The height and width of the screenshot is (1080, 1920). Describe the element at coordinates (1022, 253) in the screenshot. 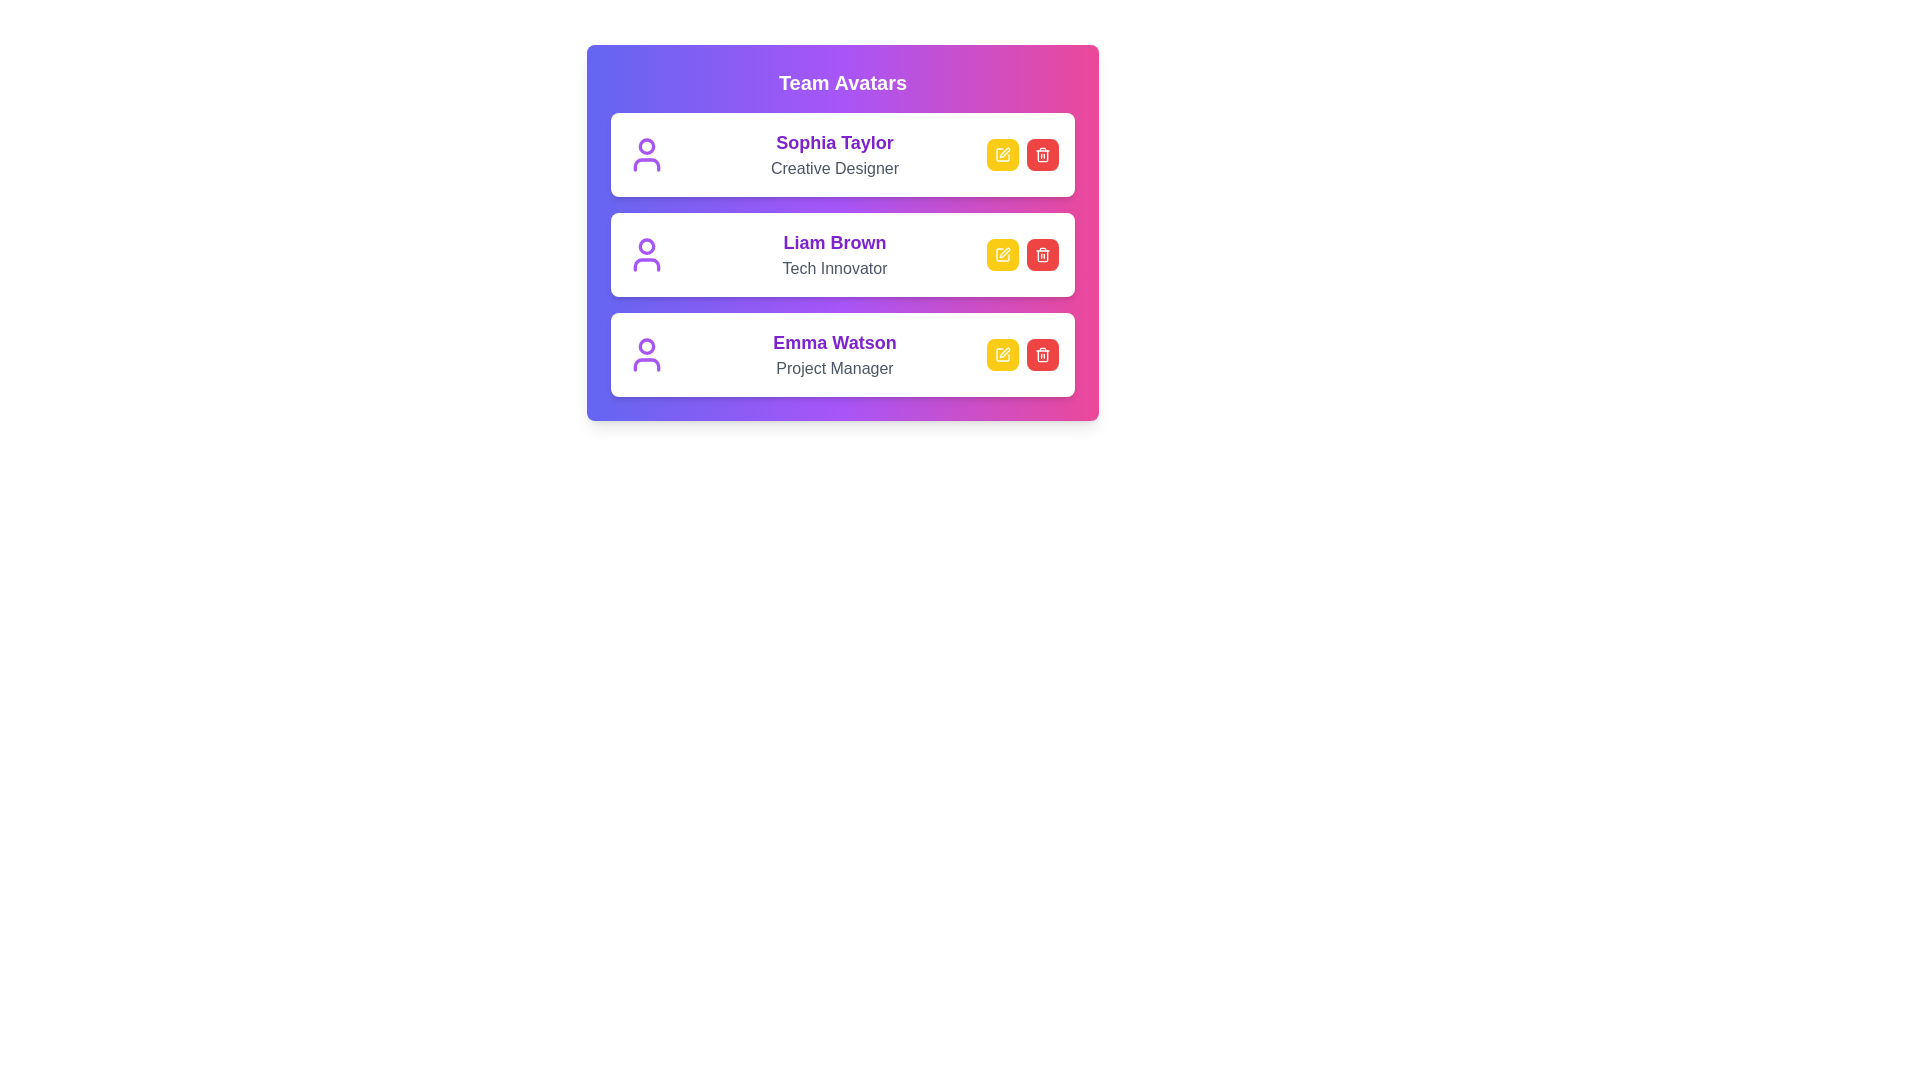

I see `the edit button in the 'Tech Innovator' section under 'Liam Brown' to initiate editing` at that location.